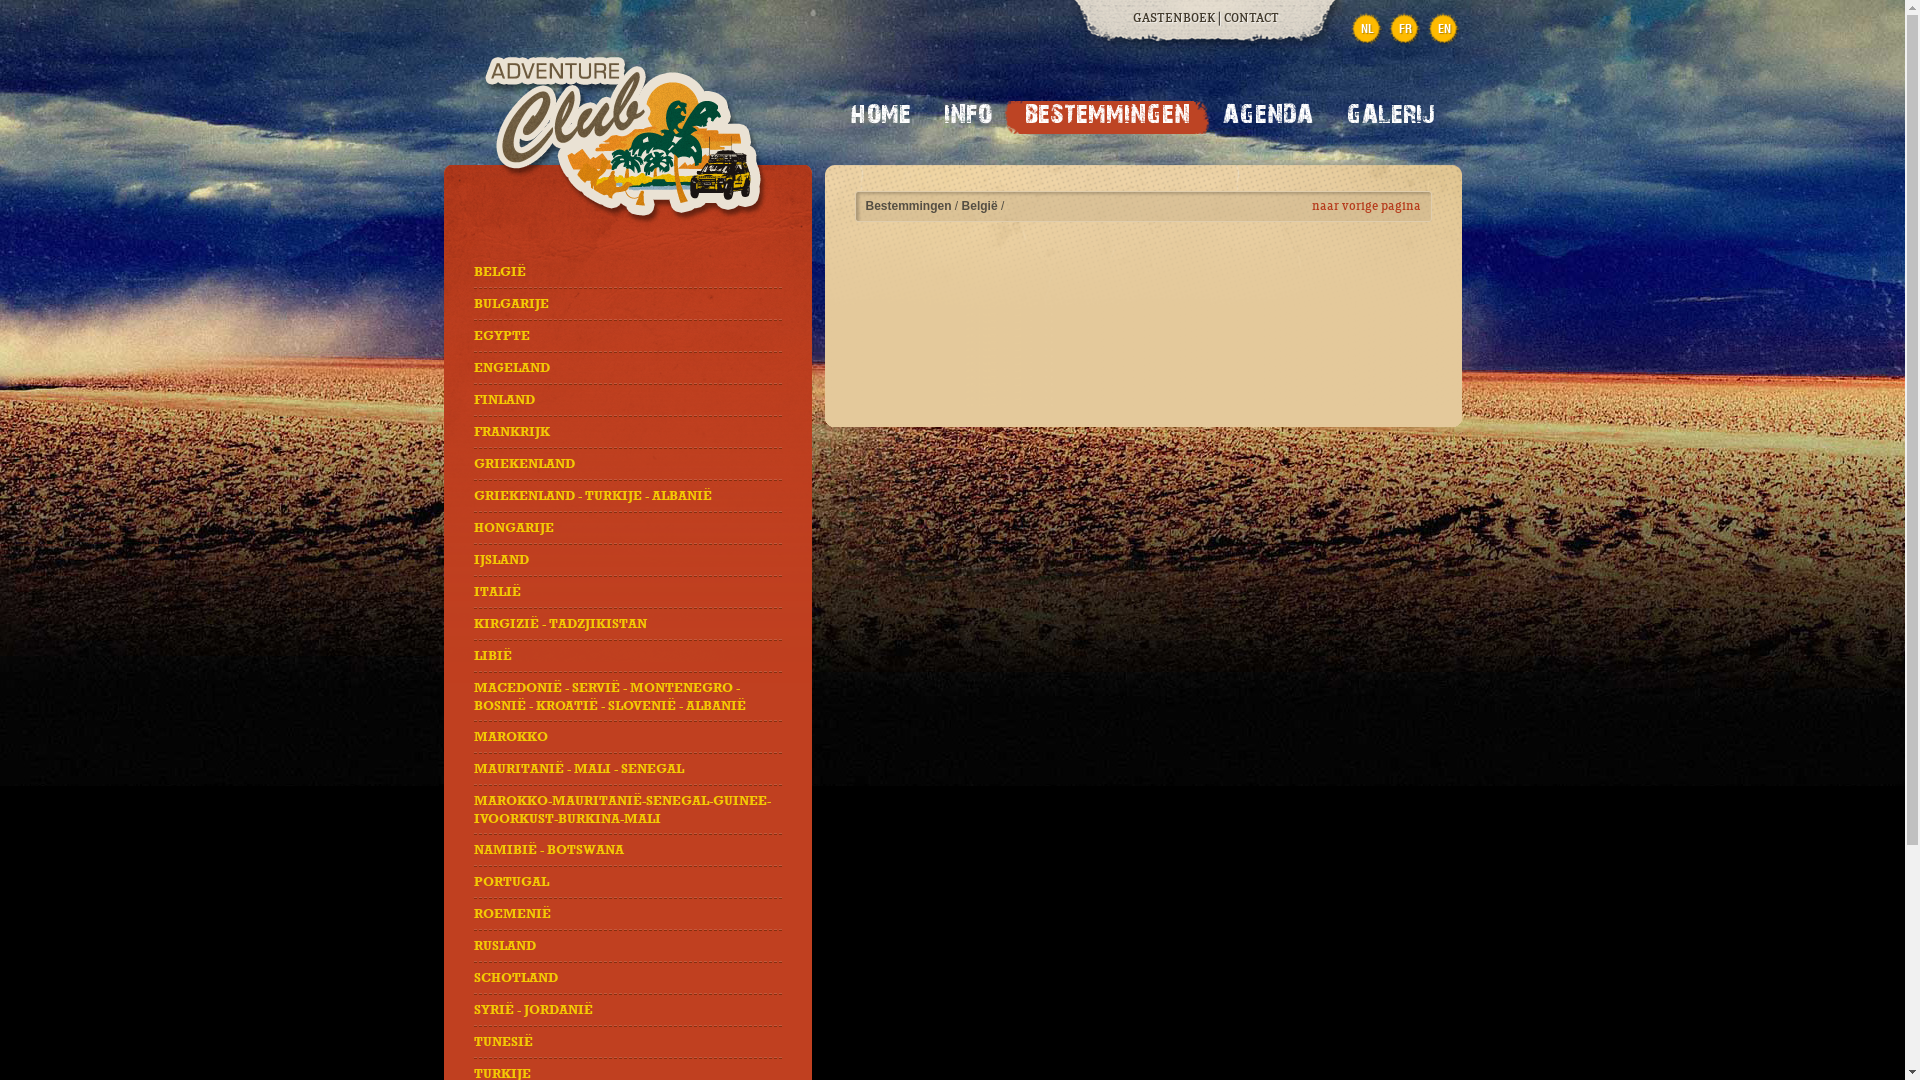  Describe the element at coordinates (1389, 117) in the screenshot. I see `'GALERIJ'` at that location.